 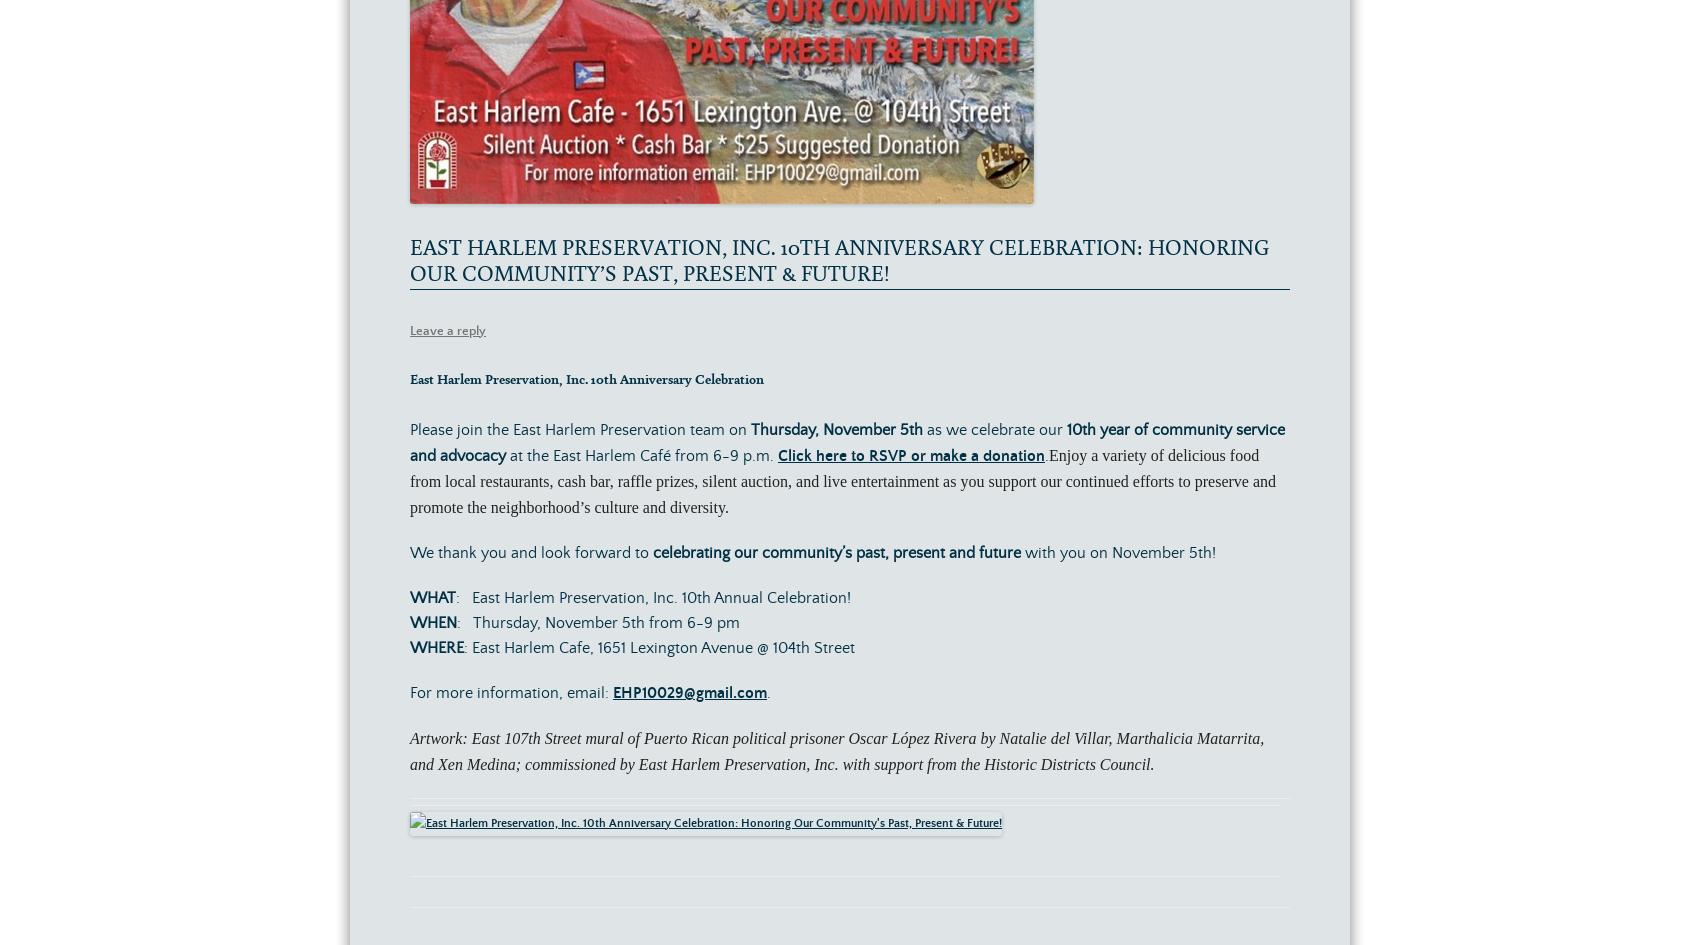 What do you see at coordinates (511, 692) in the screenshot?
I see `'For more information, email:'` at bounding box center [511, 692].